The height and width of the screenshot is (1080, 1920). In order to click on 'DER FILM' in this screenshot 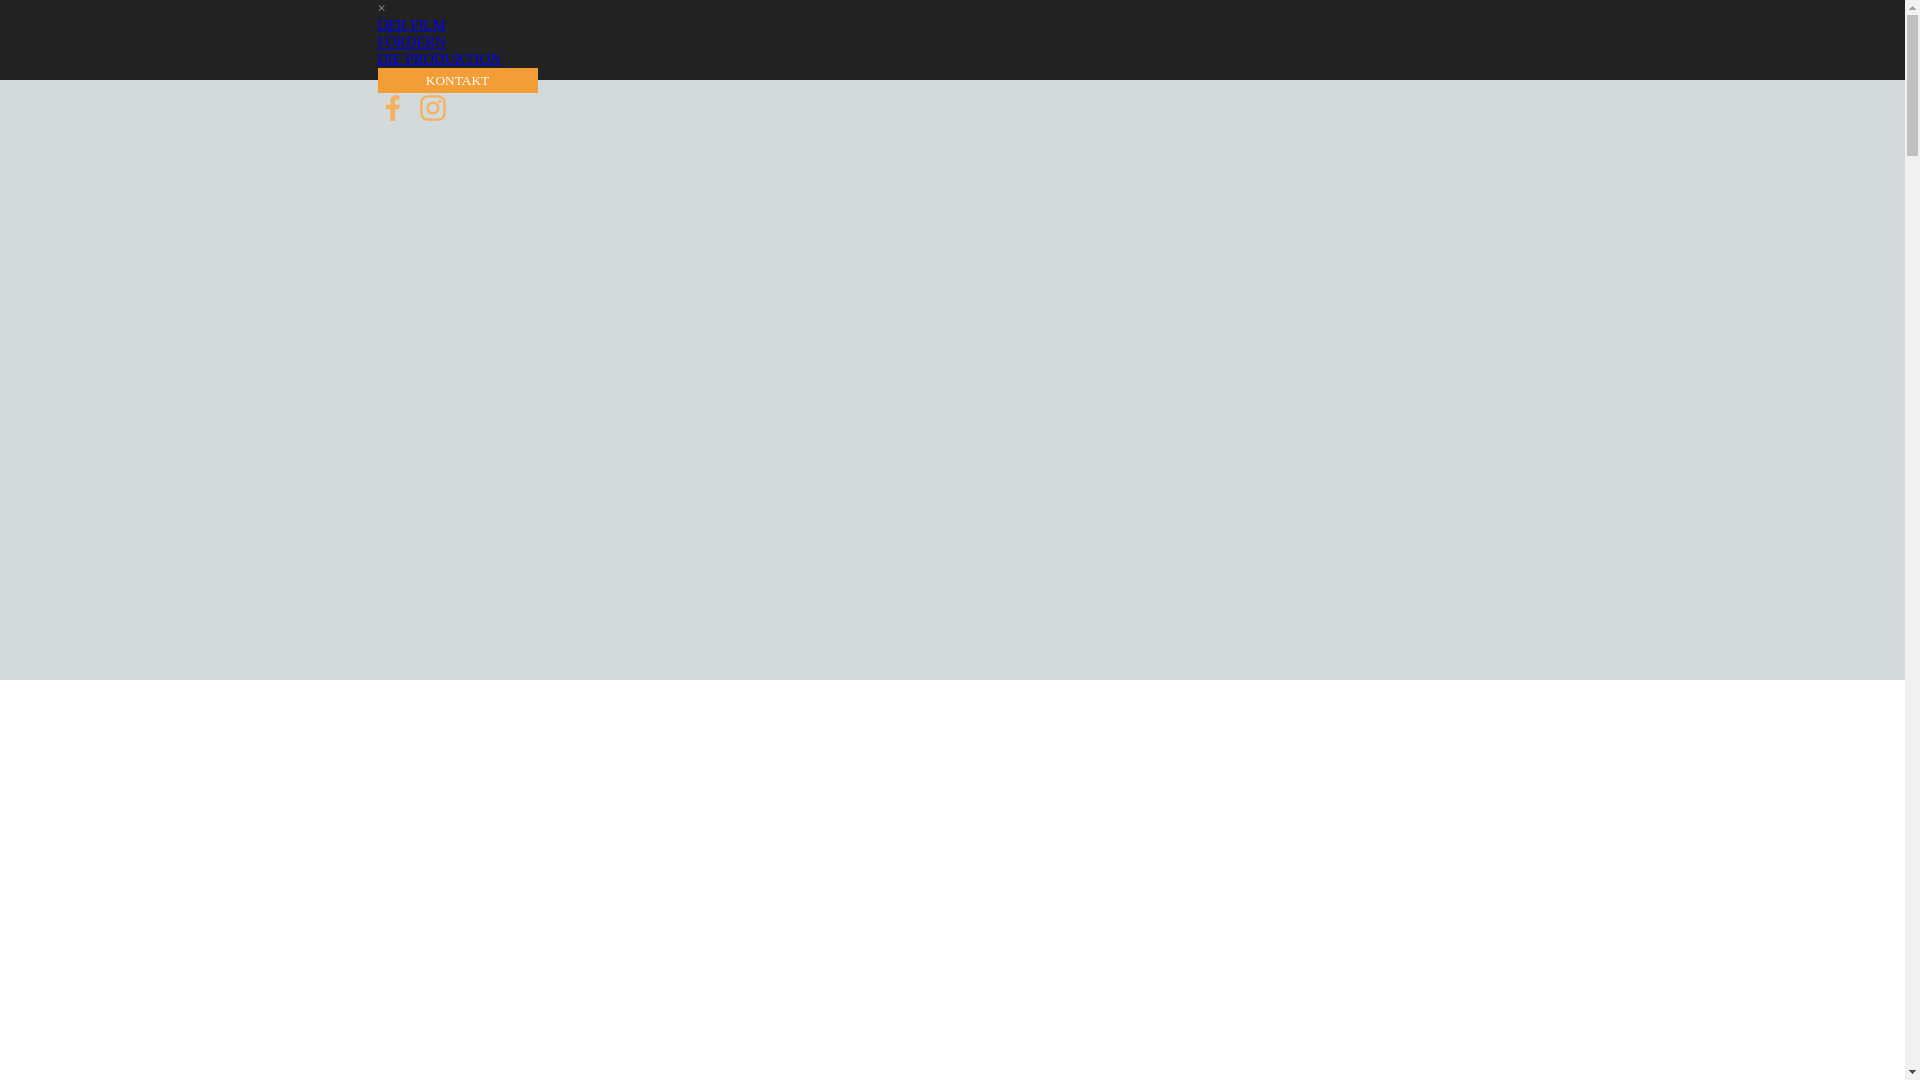, I will do `click(411, 24)`.